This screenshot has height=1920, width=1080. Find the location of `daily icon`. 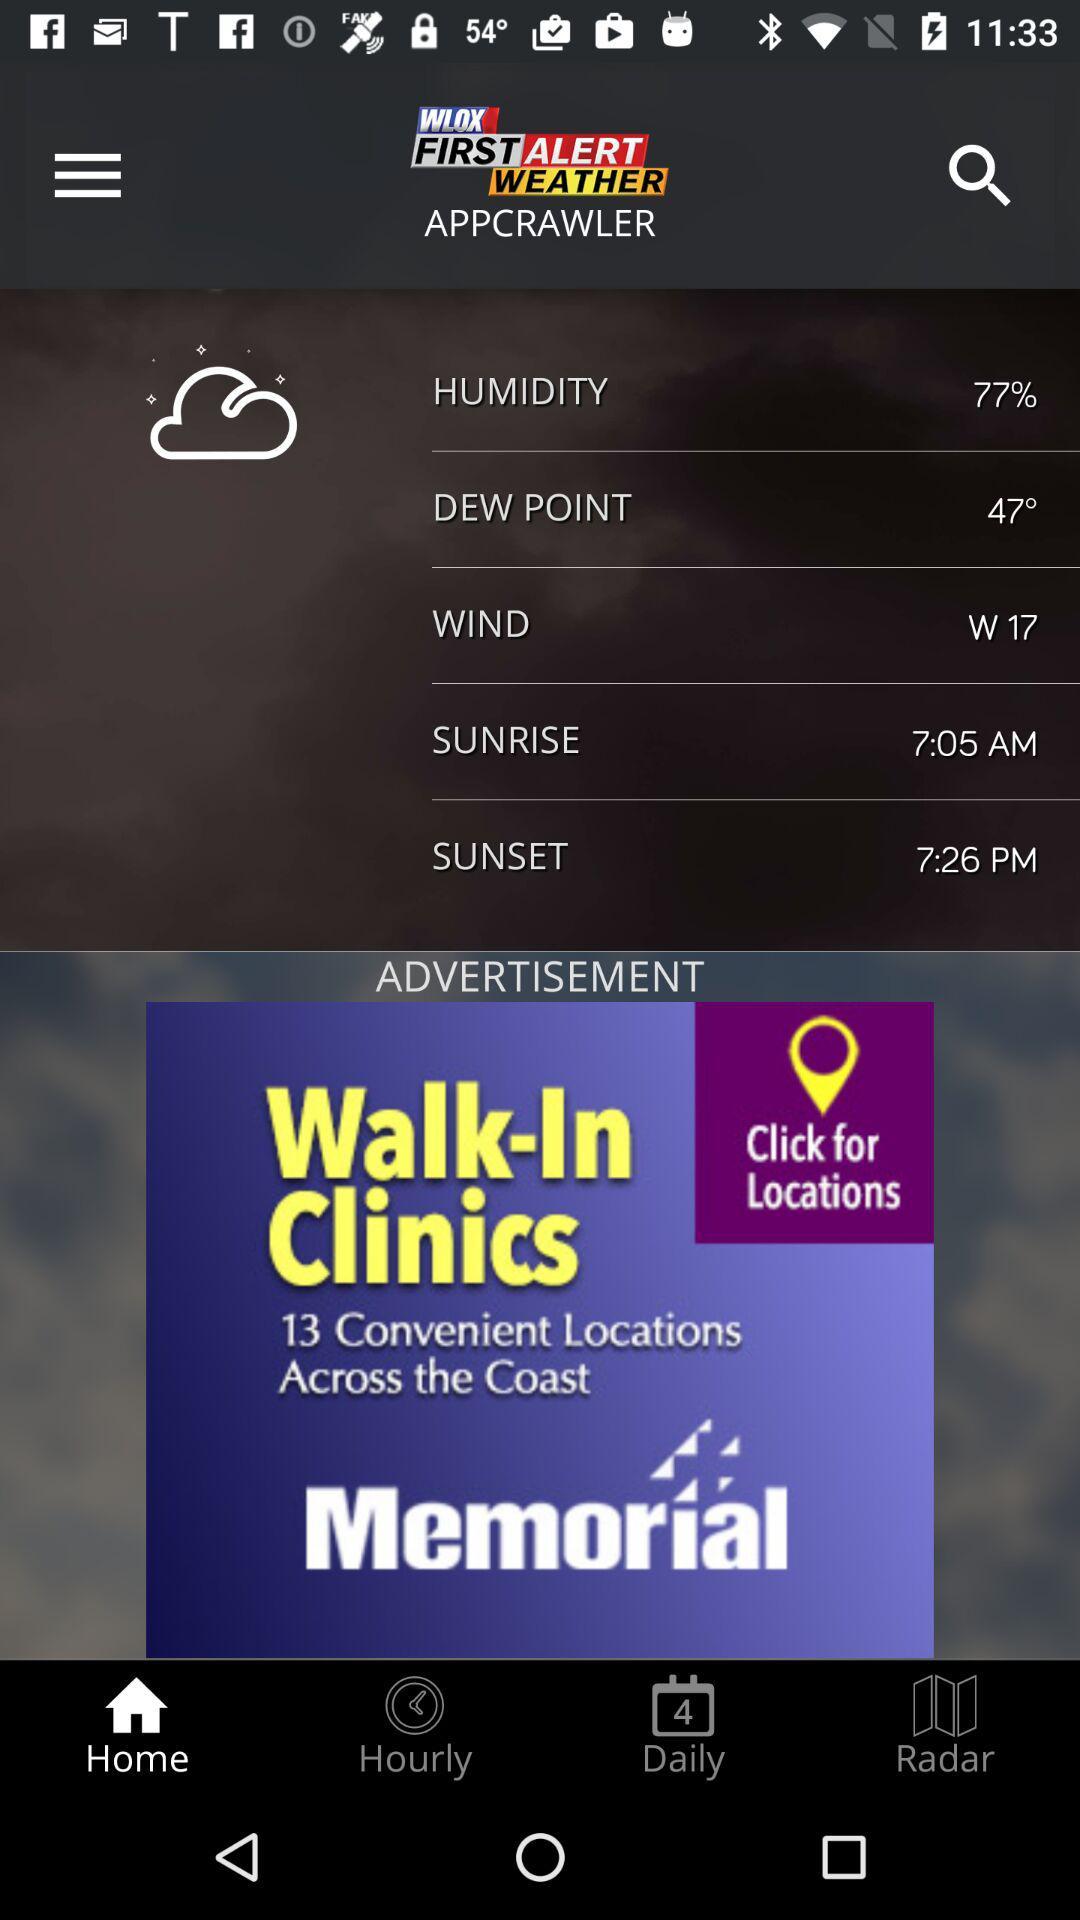

daily icon is located at coordinates (682, 1726).